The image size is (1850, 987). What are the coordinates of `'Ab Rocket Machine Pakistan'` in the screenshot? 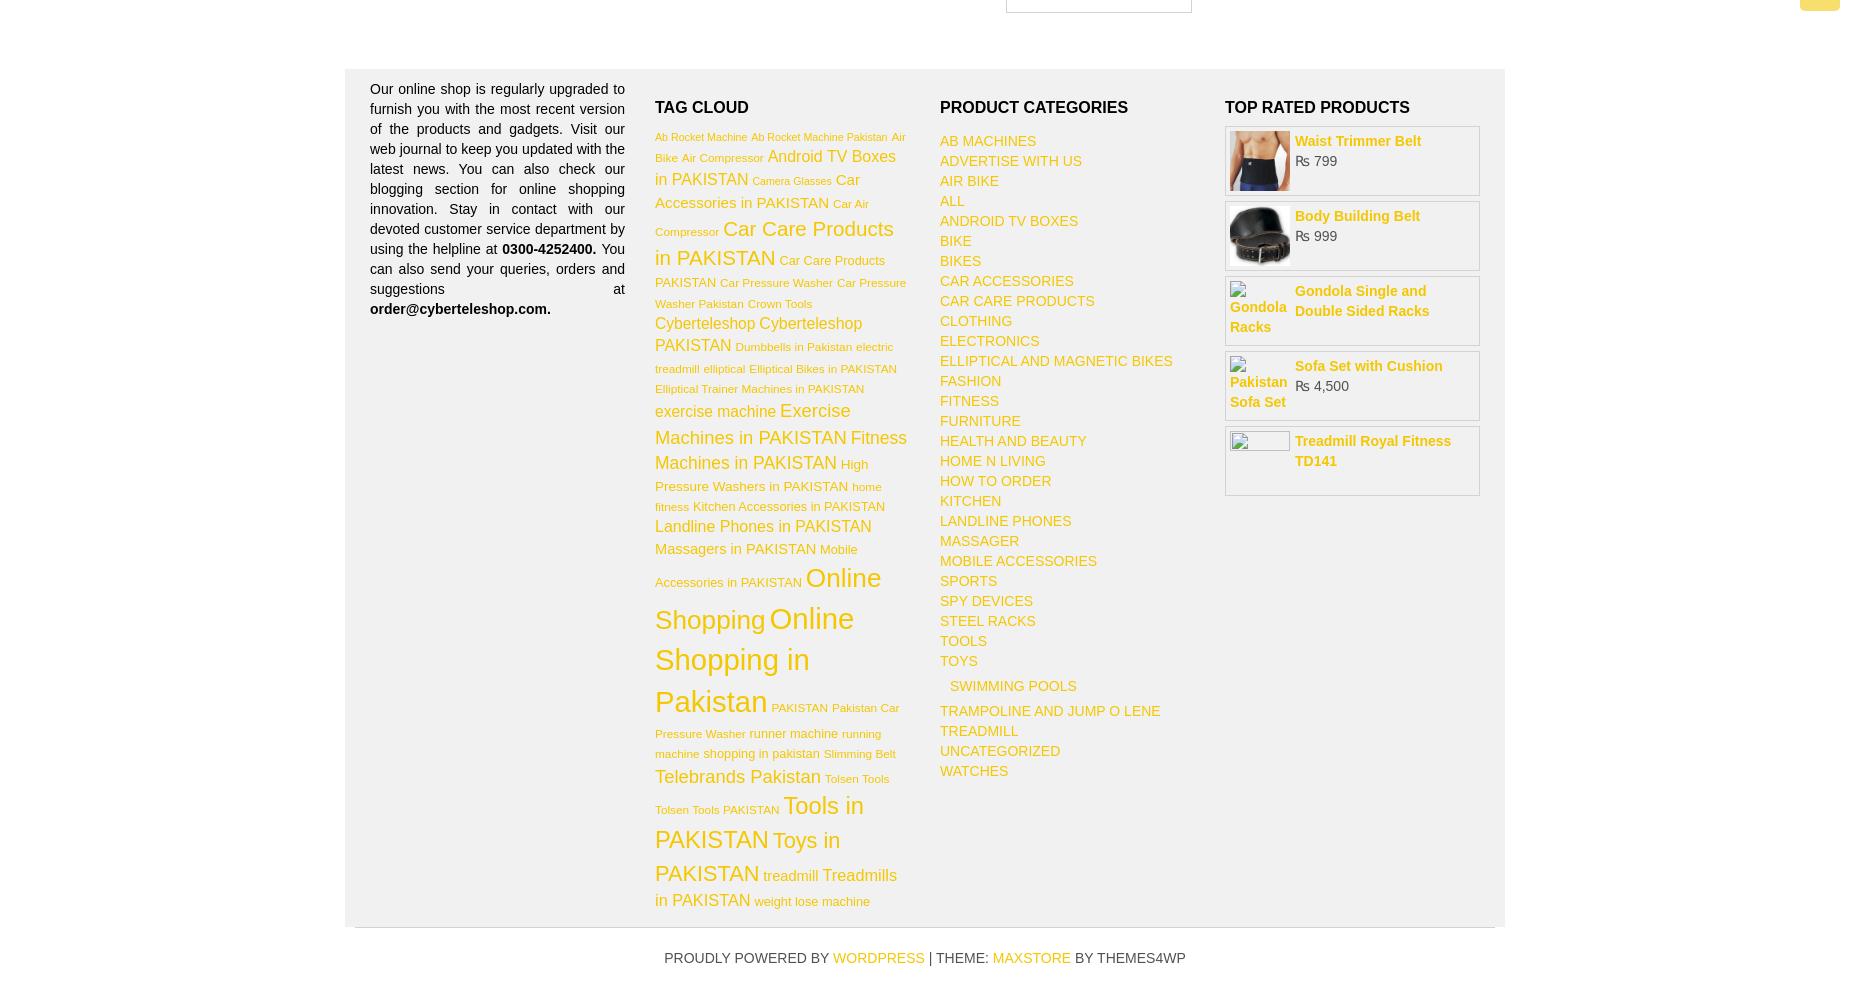 It's located at (750, 136).